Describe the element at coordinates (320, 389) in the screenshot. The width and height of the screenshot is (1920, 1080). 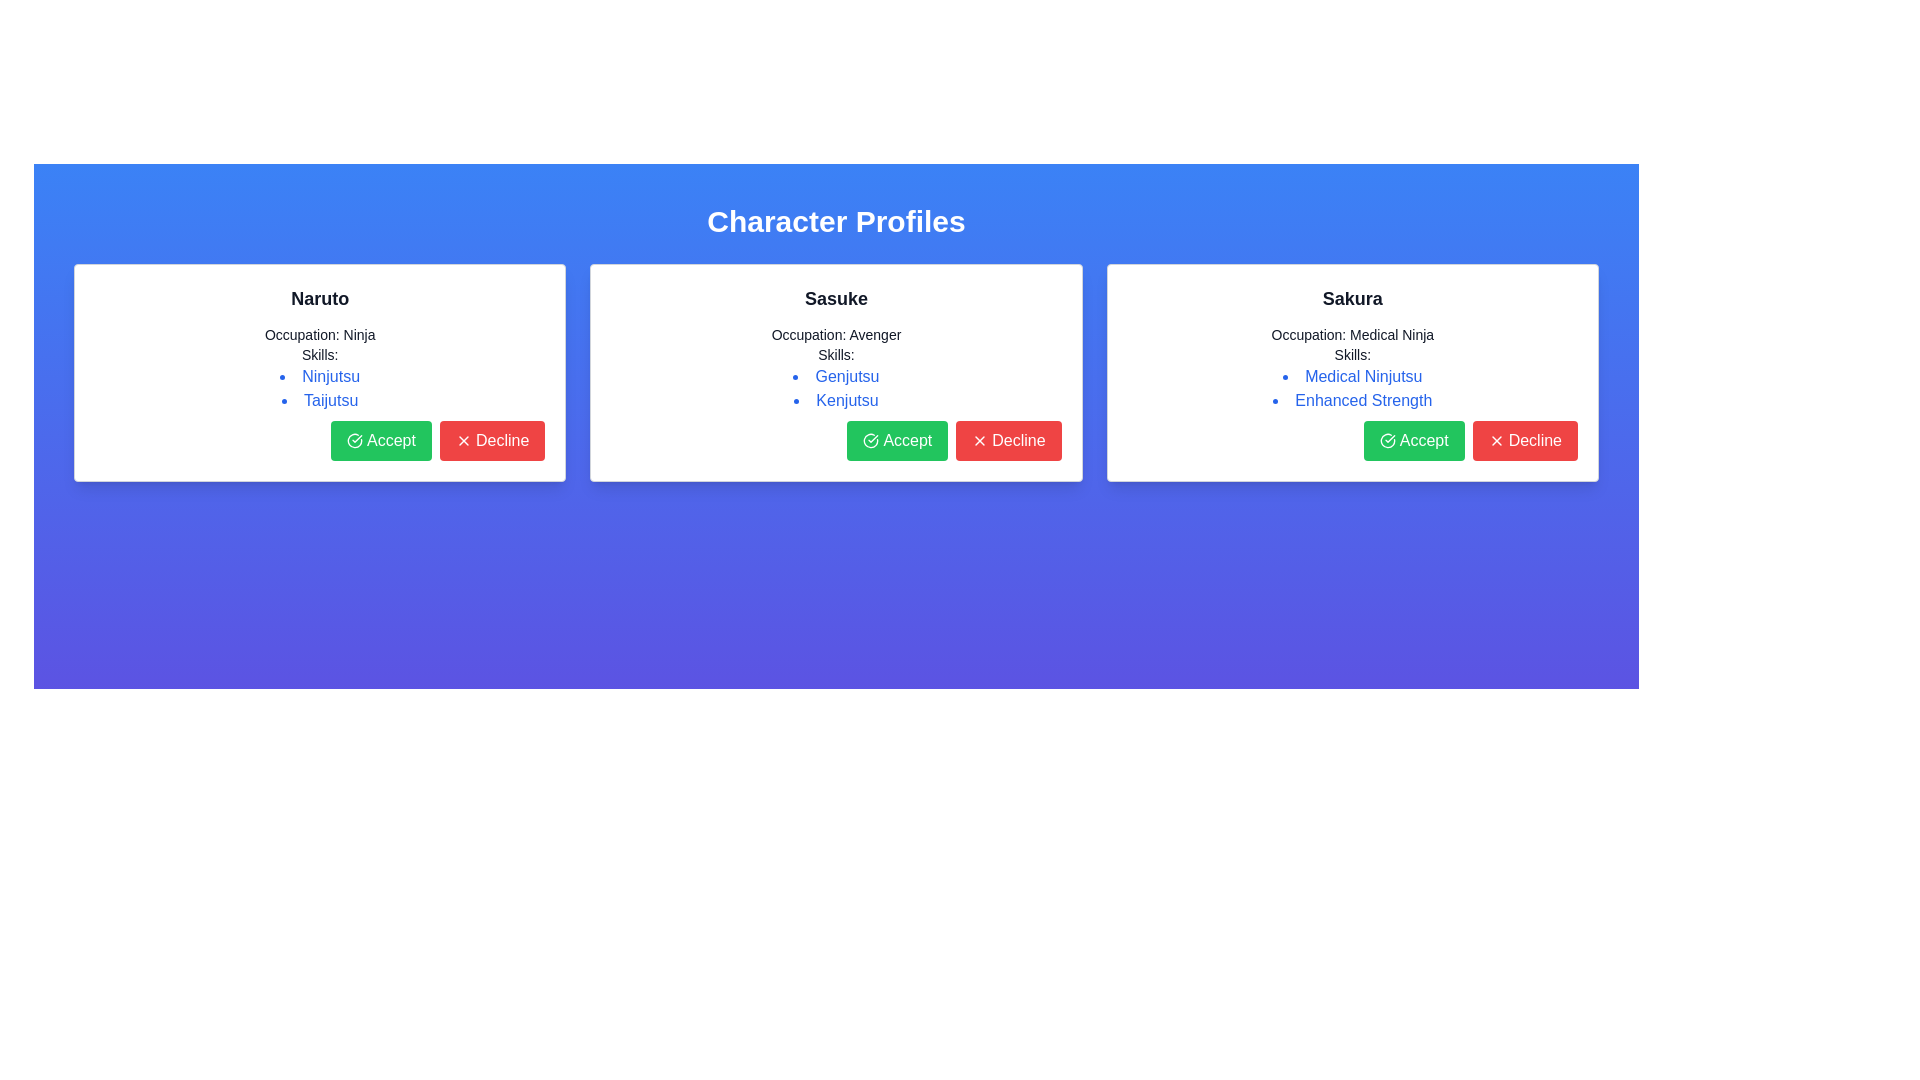
I see `individual skill items listed under the 'Skills:' header for the character Naruto, located in the first column of character profiles` at that location.